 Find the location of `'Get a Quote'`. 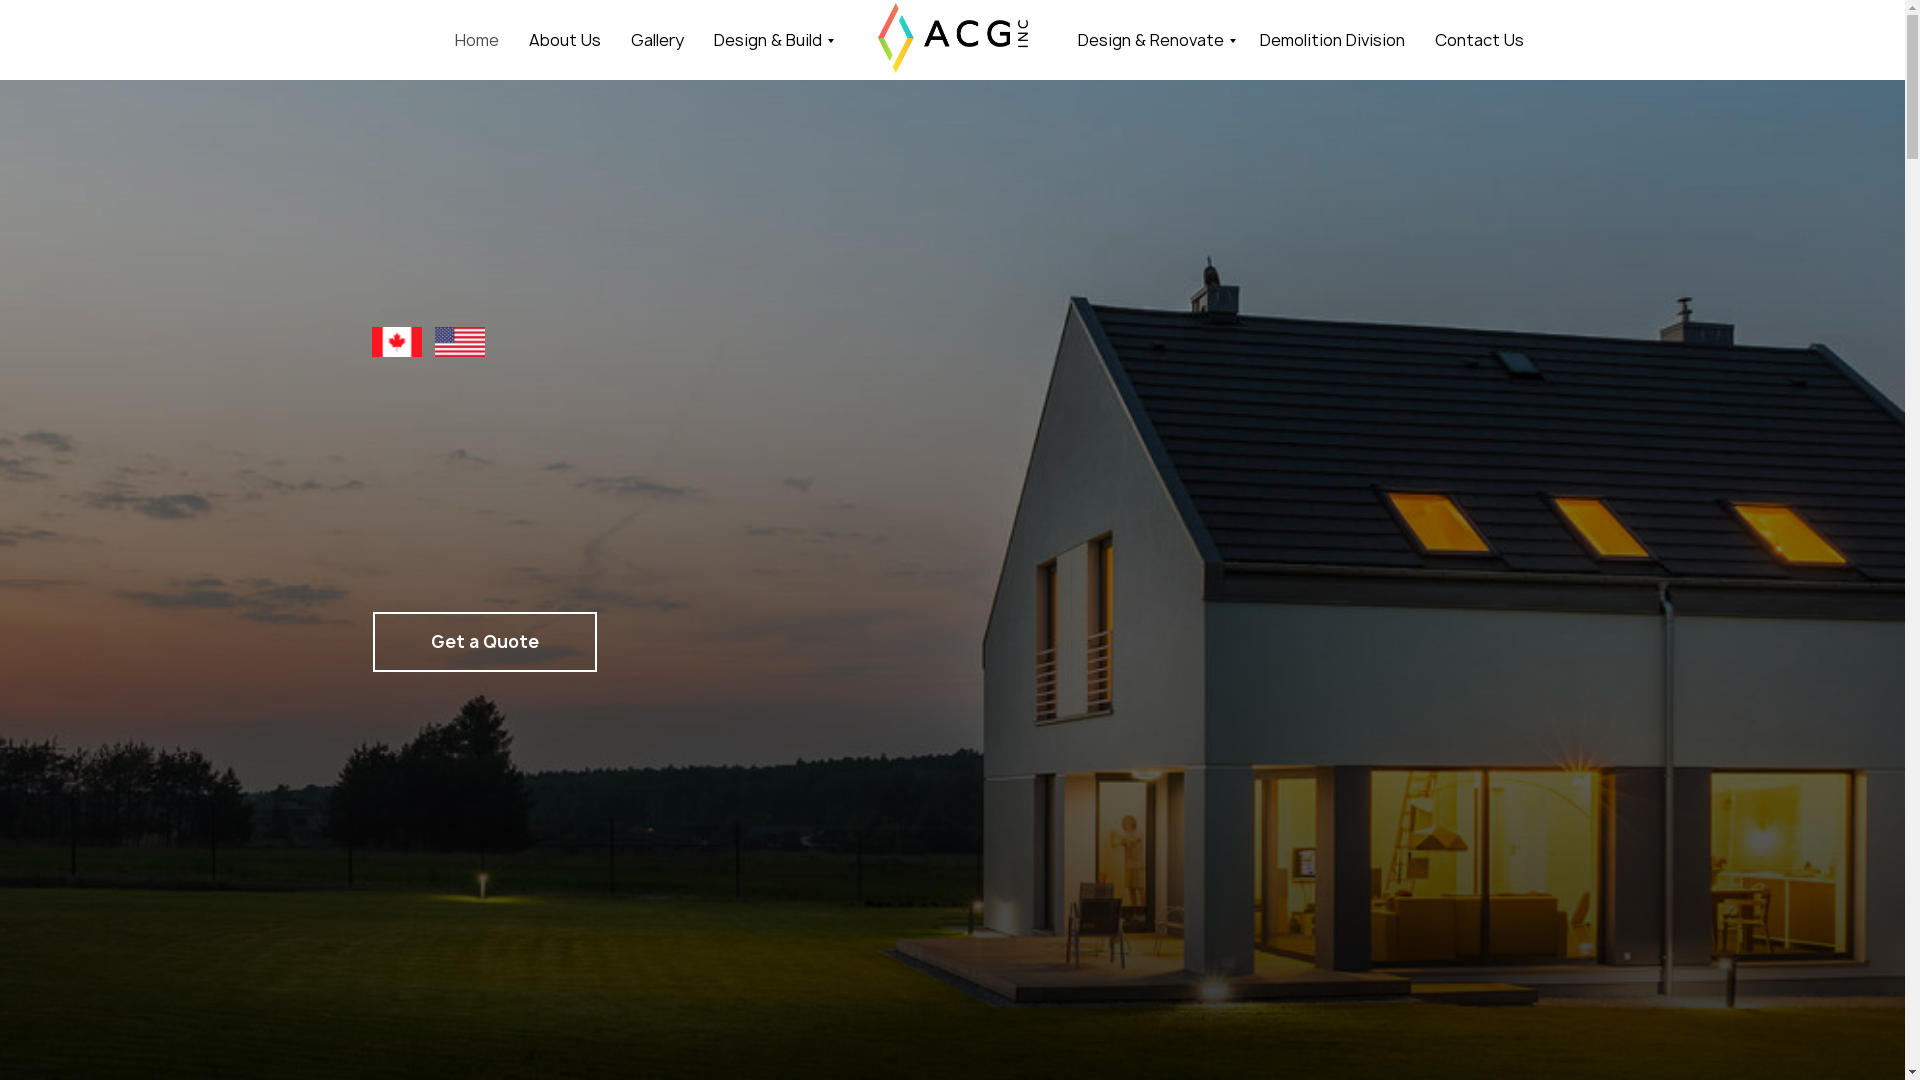

'Get a Quote' is located at coordinates (484, 641).